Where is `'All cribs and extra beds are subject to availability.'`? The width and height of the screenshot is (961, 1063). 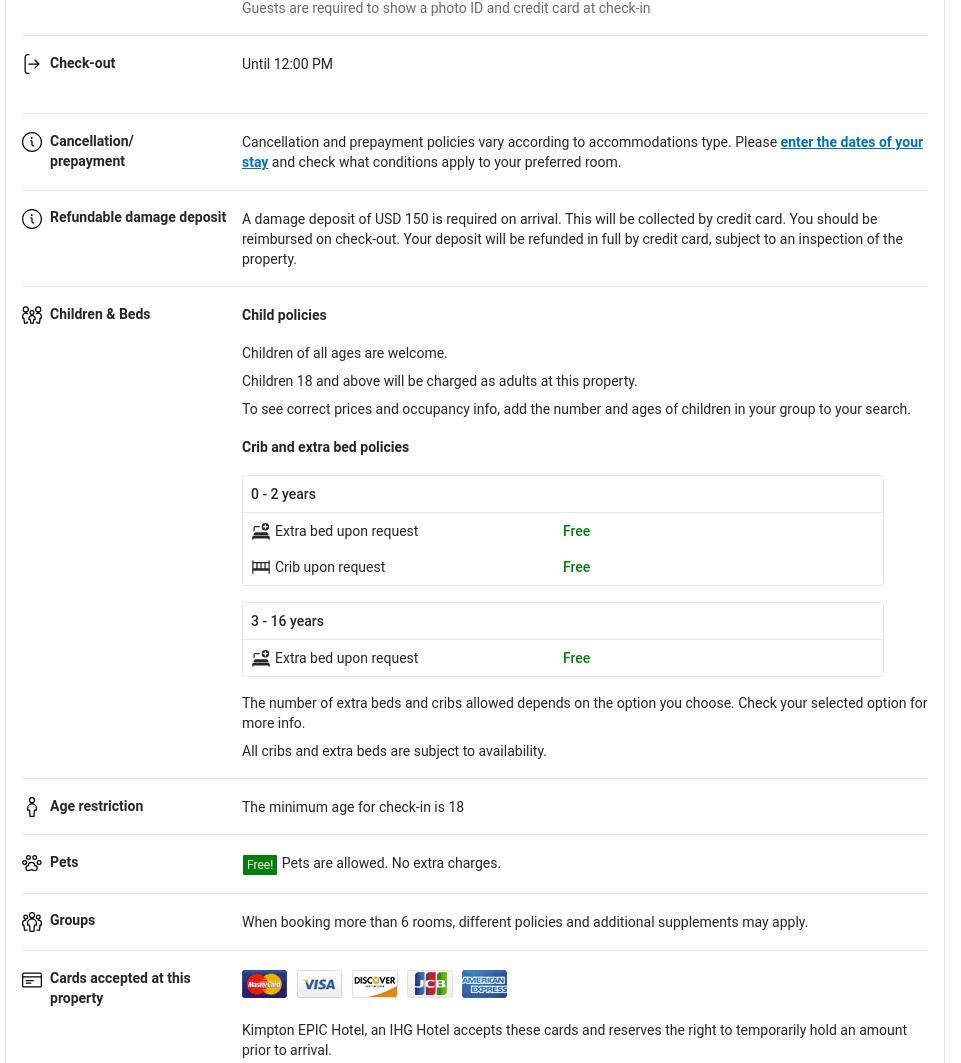
'All cribs and extra beds are subject to availability.' is located at coordinates (394, 750).